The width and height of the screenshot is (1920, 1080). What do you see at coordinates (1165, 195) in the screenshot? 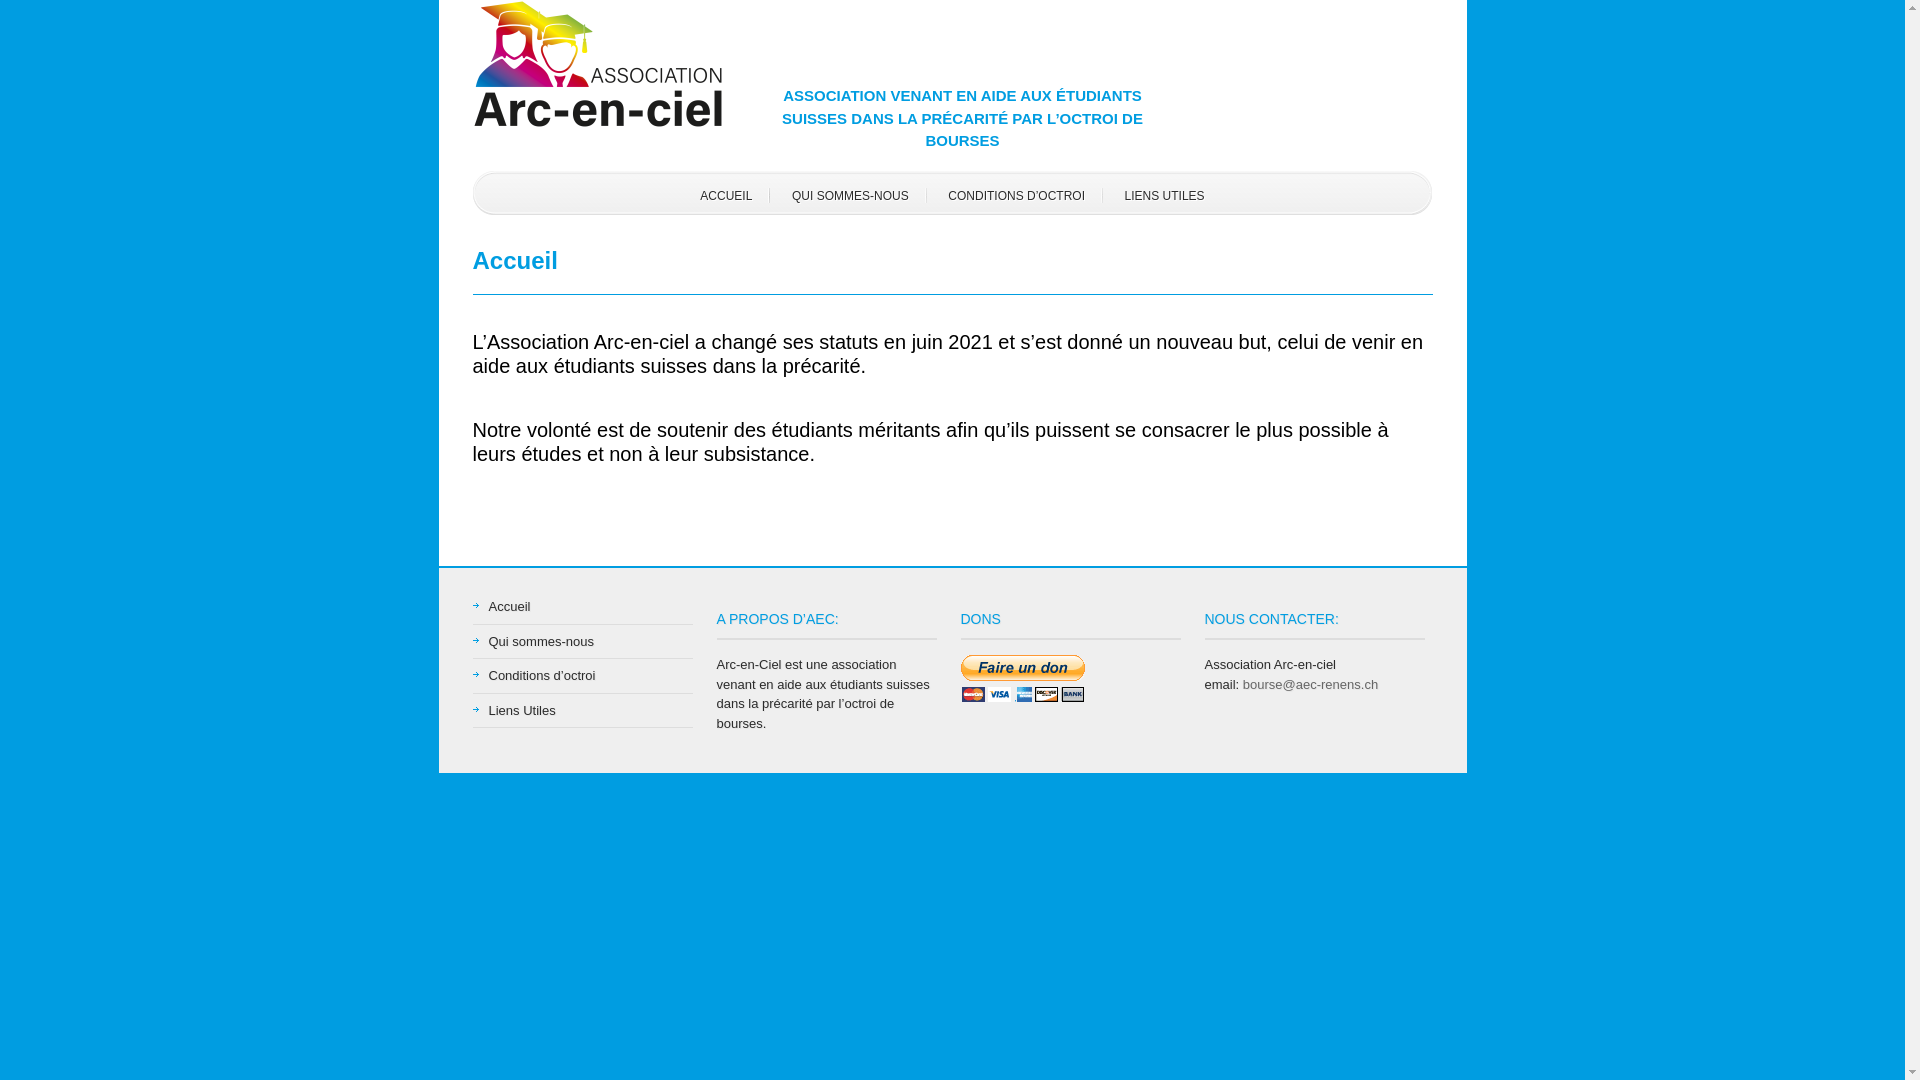
I see `'LIENS UTILES'` at bounding box center [1165, 195].